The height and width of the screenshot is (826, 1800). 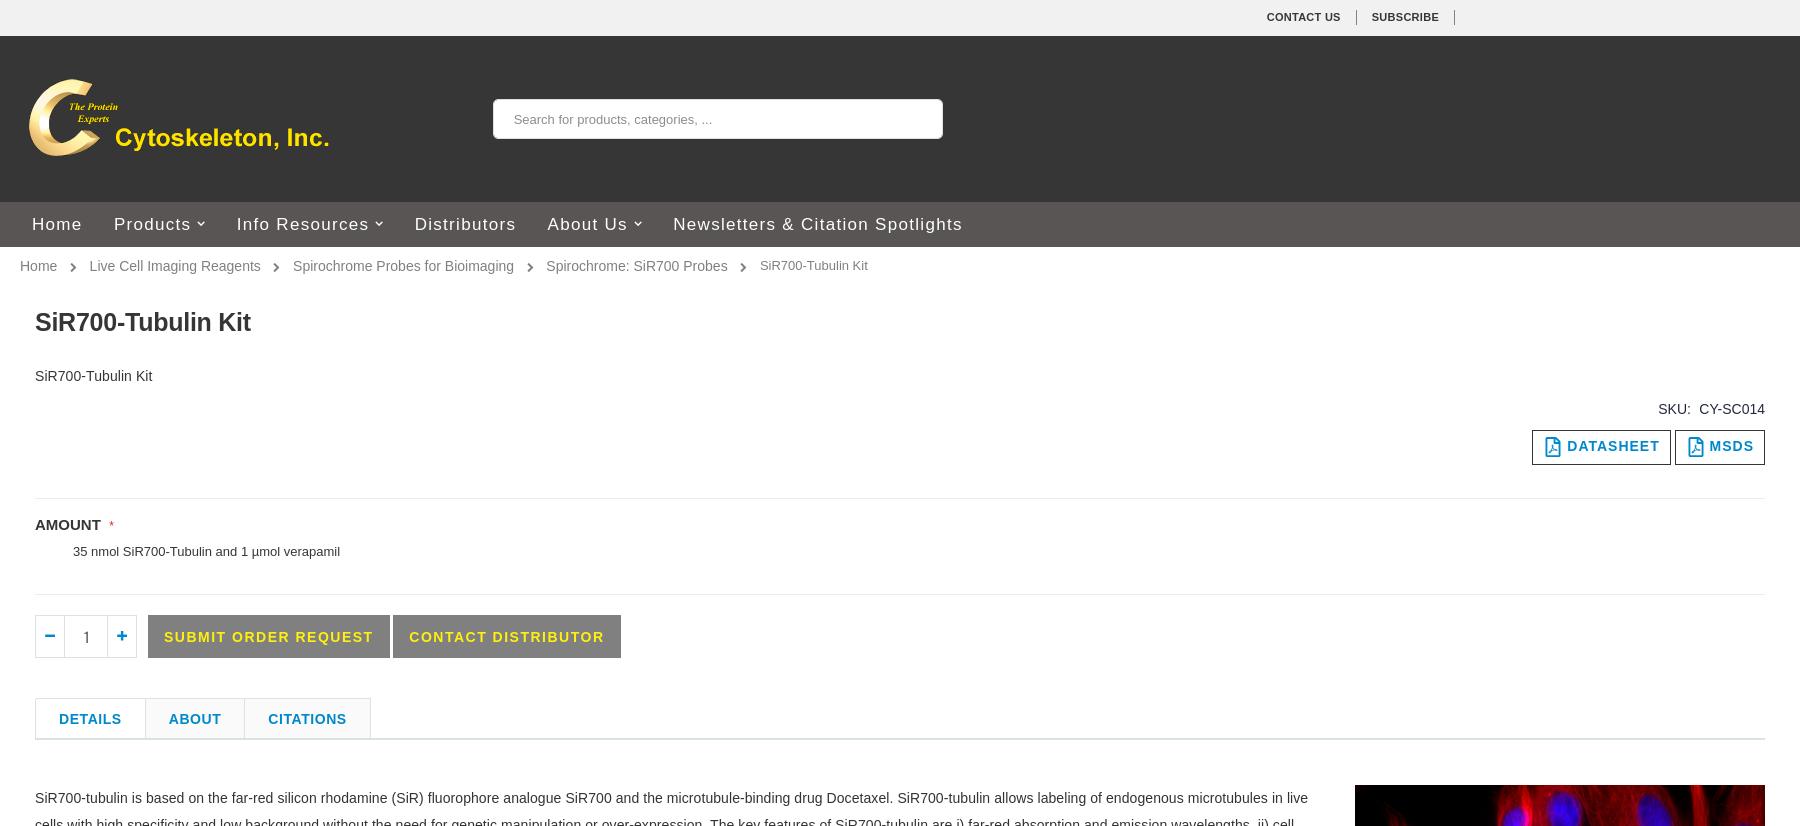 What do you see at coordinates (1404, 17) in the screenshot?
I see `'Subscribe'` at bounding box center [1404, 17].